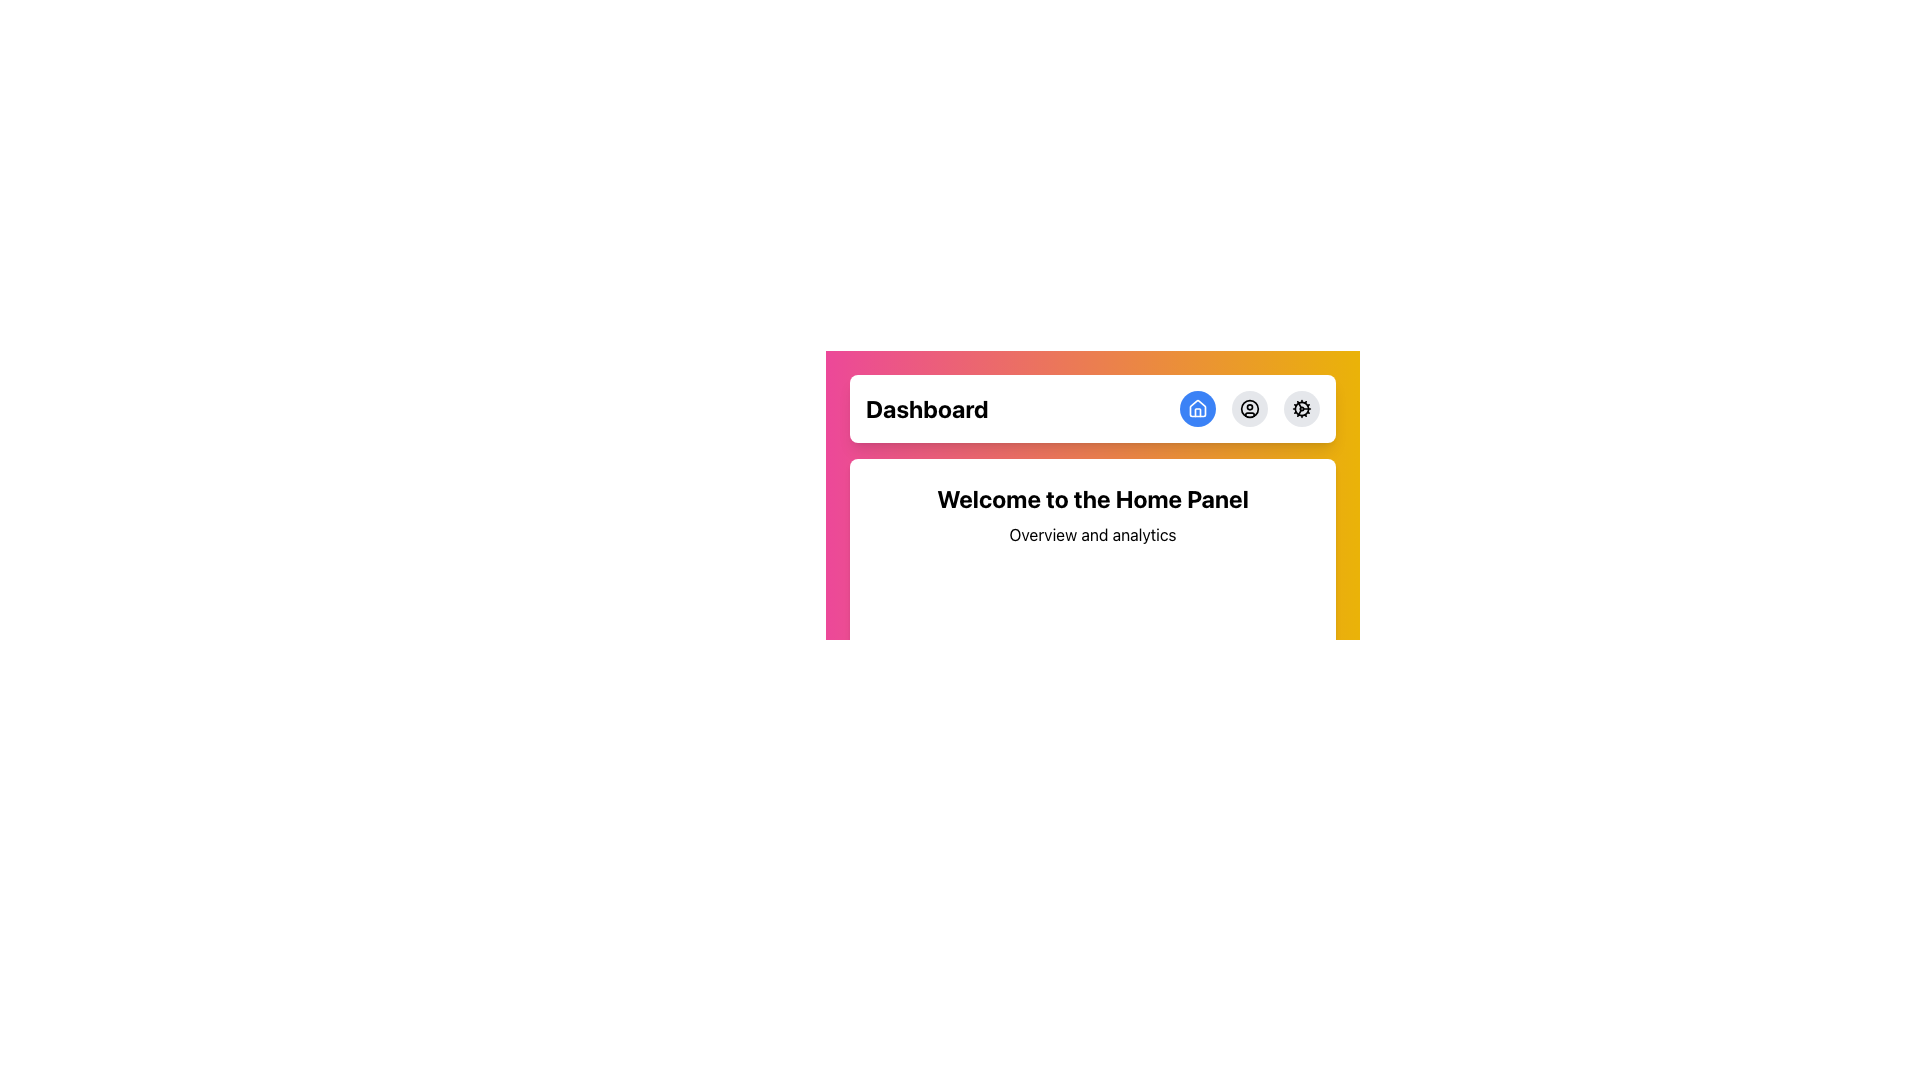 The image size is (1920, 1080). Describe the element at coordinates (1248, 407) in the screenshot. I see `the user profile button, which is the third circular button in the header's right side` at that location.